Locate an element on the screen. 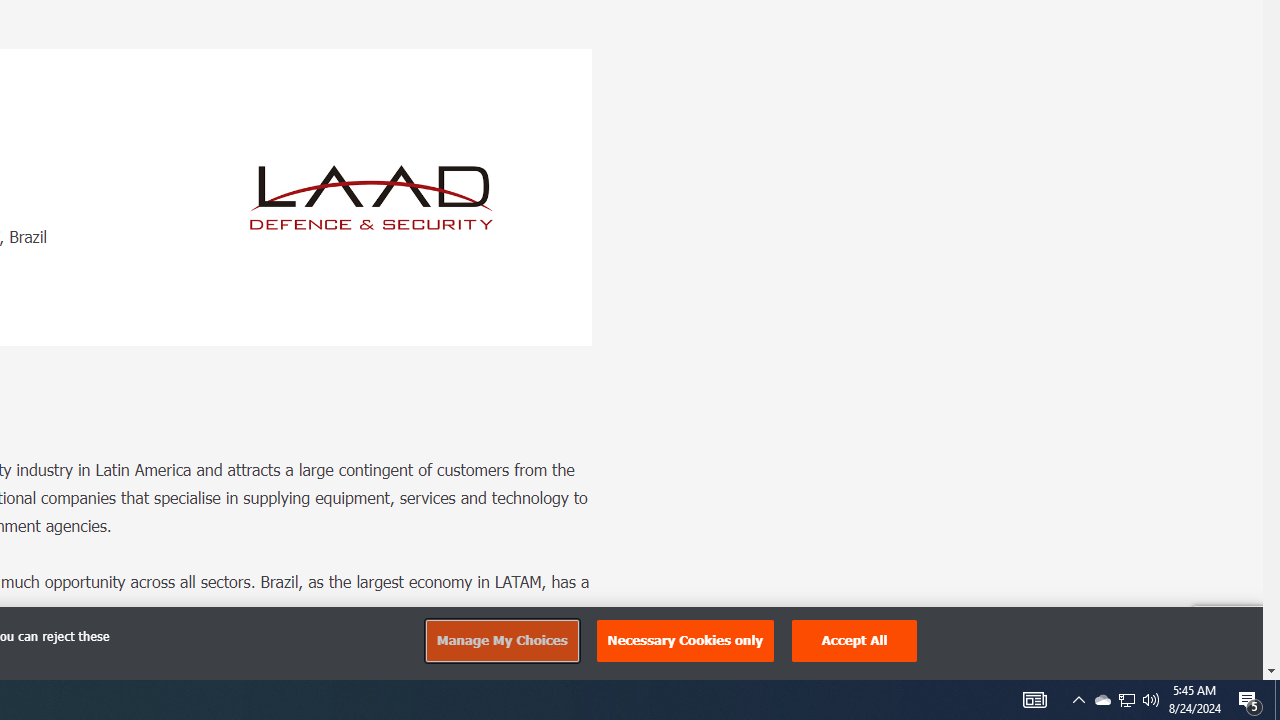  'Accept All' is located at coordinates (855, 640).